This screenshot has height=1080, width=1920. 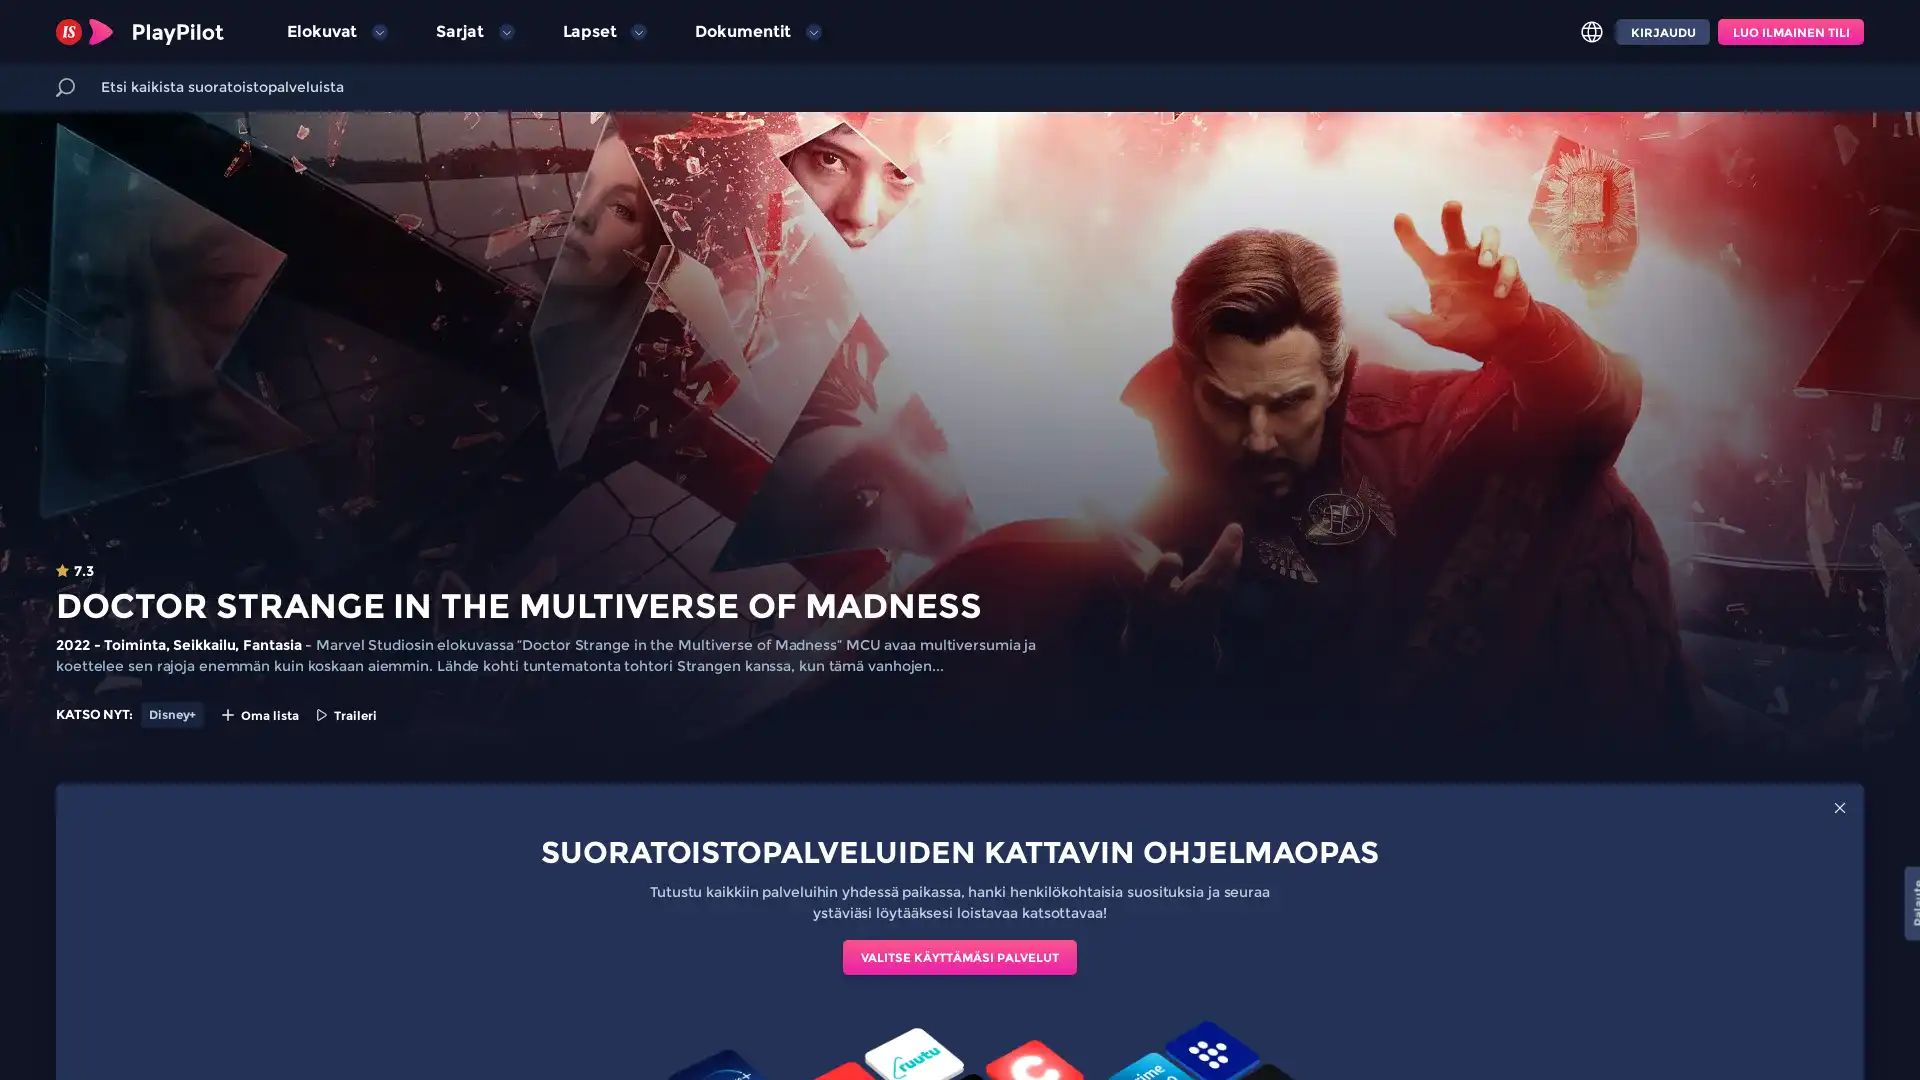 I want to click on KIRJAUDU, so click(x=1662, y=31).